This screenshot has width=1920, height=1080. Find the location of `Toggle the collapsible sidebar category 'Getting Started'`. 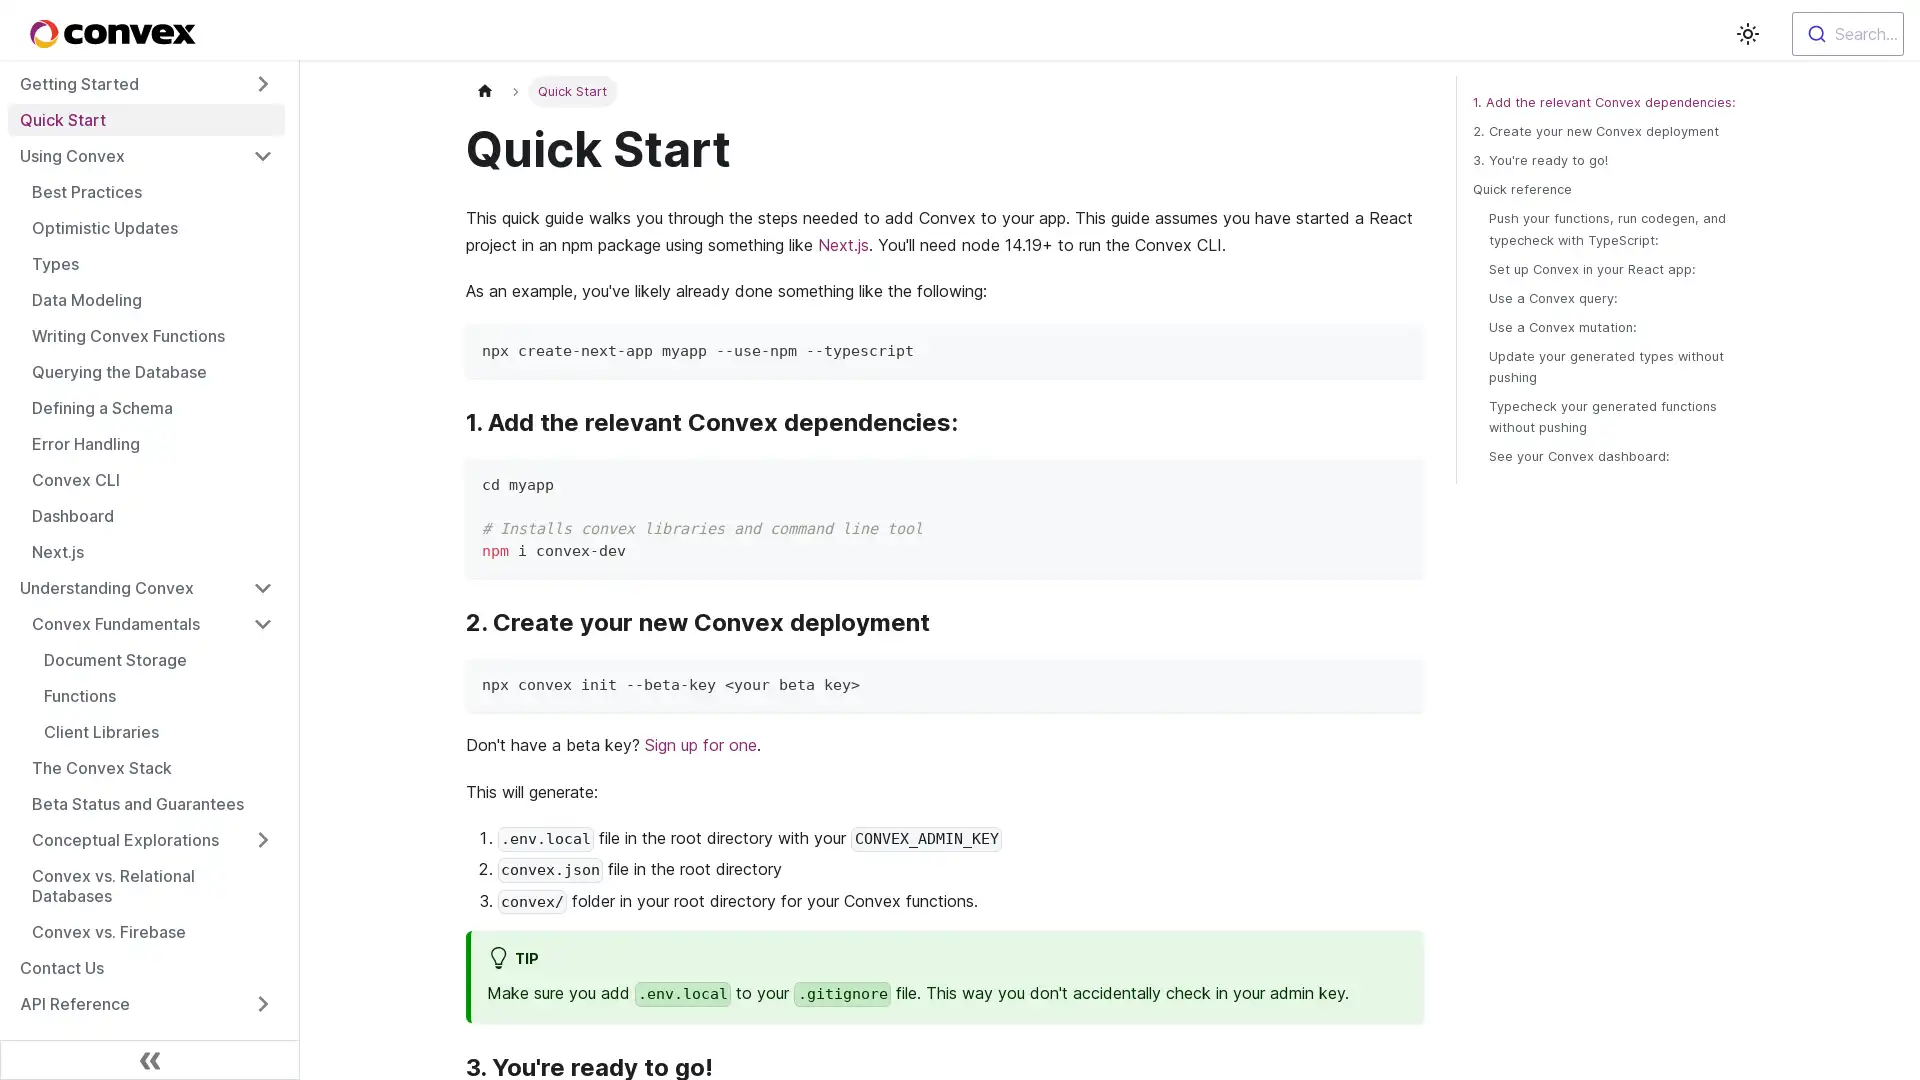

Toggle the collapsible sidebar category 'Getting Started' is located at coordinates (262, 83).